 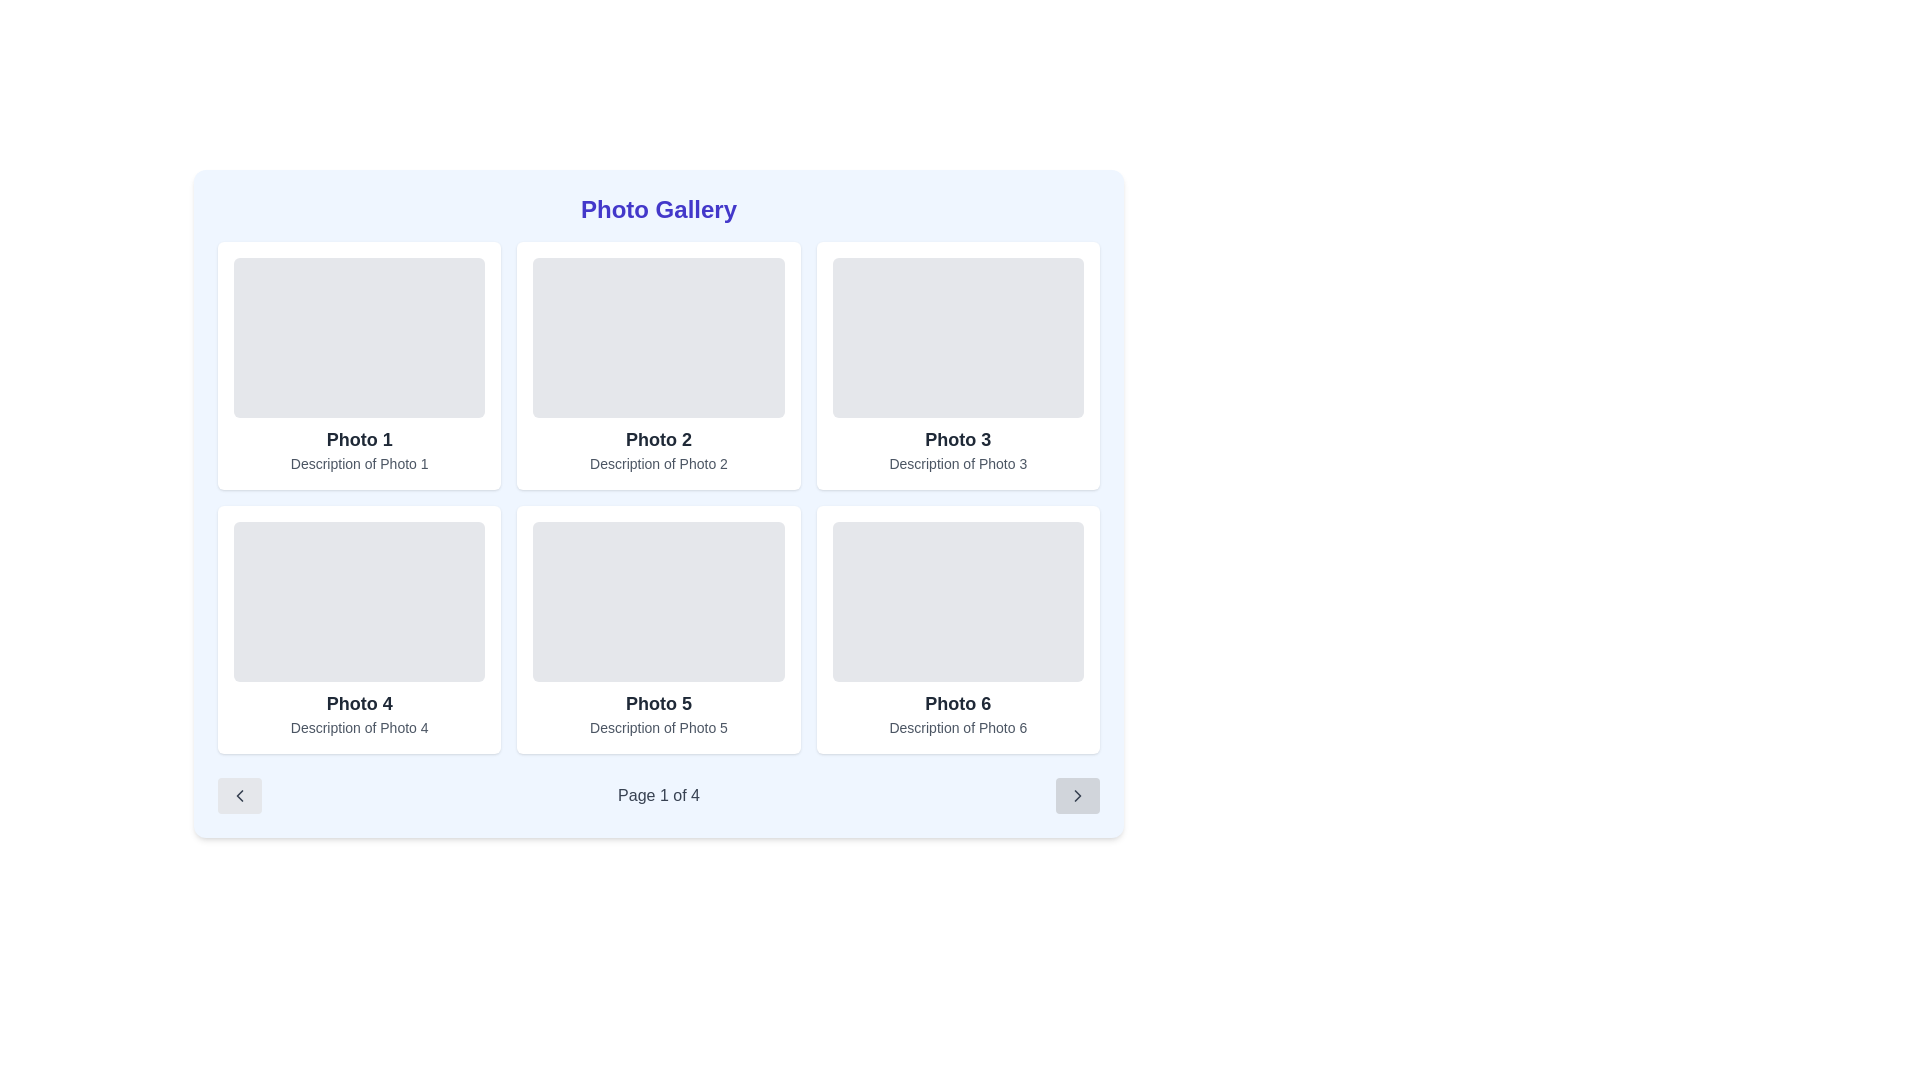 What do you see at coordinates (1076, 794) in the screenshot?
I see `the Chevron Right icon located at the bottom-right corner of the interface, which serves as a navigation button for advancing to the next page in a gallery or list view` at bounding box center [1076, 794].